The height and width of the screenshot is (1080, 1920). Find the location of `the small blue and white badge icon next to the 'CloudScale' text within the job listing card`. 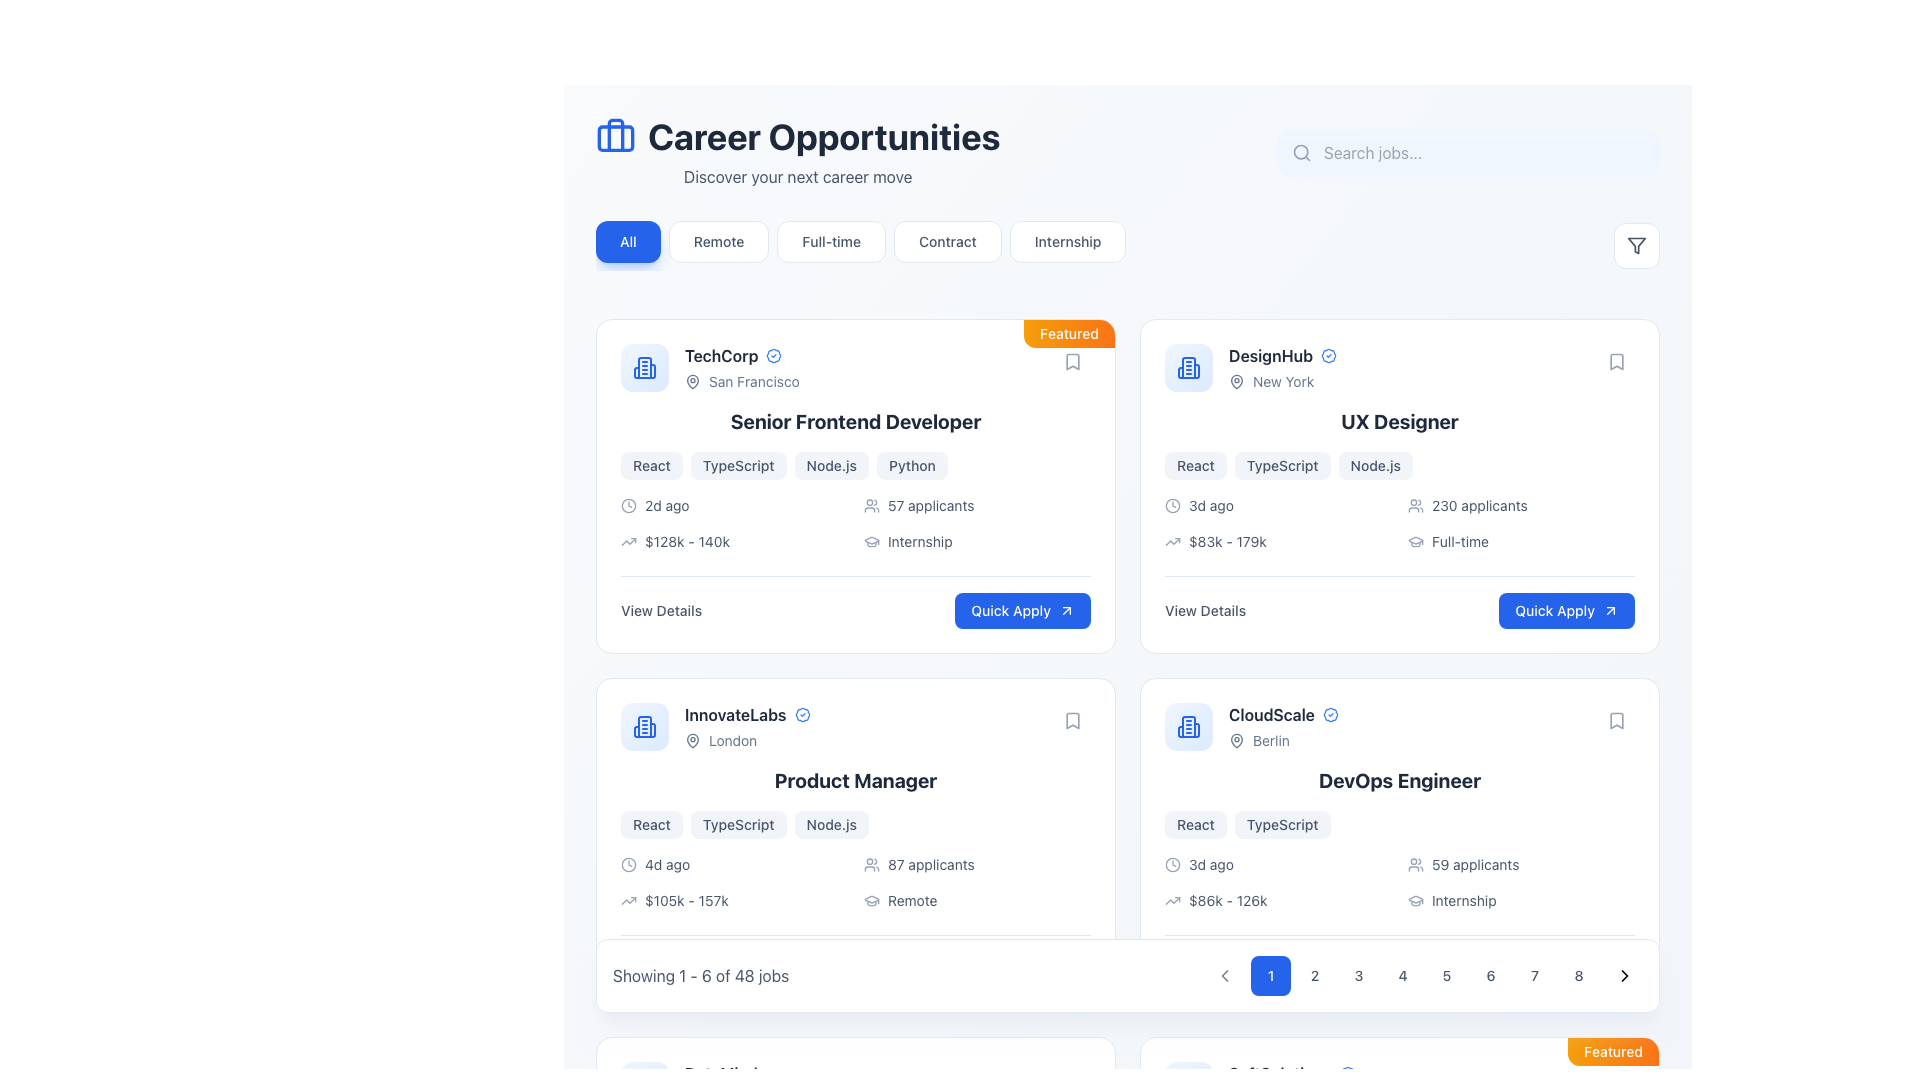

the small blue and white badge icon next to the 'CloudScale' text within the job listing card is located at coordinates (1330, 713).